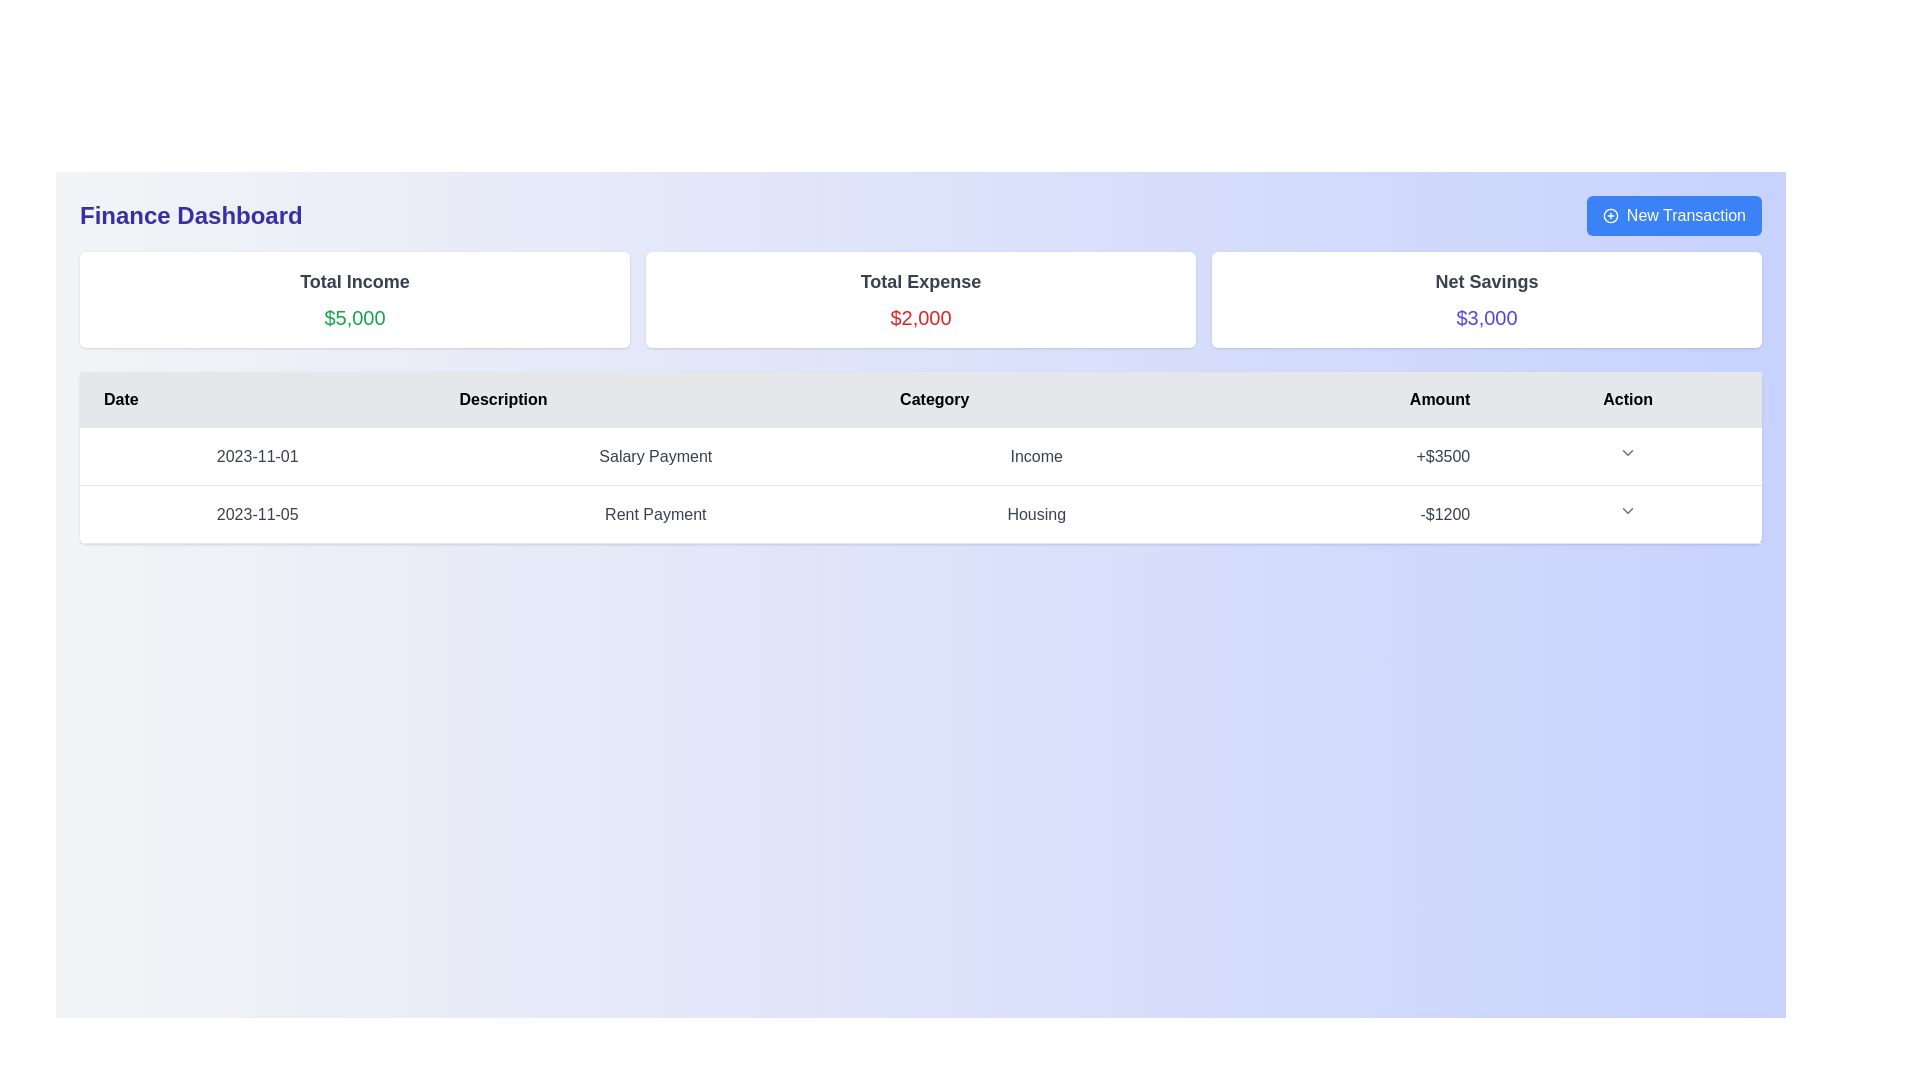 The image size is (1920, 1080). What do you see at coordinates (1674, 216) in the screenshot?
I see `the 'Create New Transaction' button located at the far right of the header section in the 'Finance Dashboard' layout` at bounding box center [1674, 216].